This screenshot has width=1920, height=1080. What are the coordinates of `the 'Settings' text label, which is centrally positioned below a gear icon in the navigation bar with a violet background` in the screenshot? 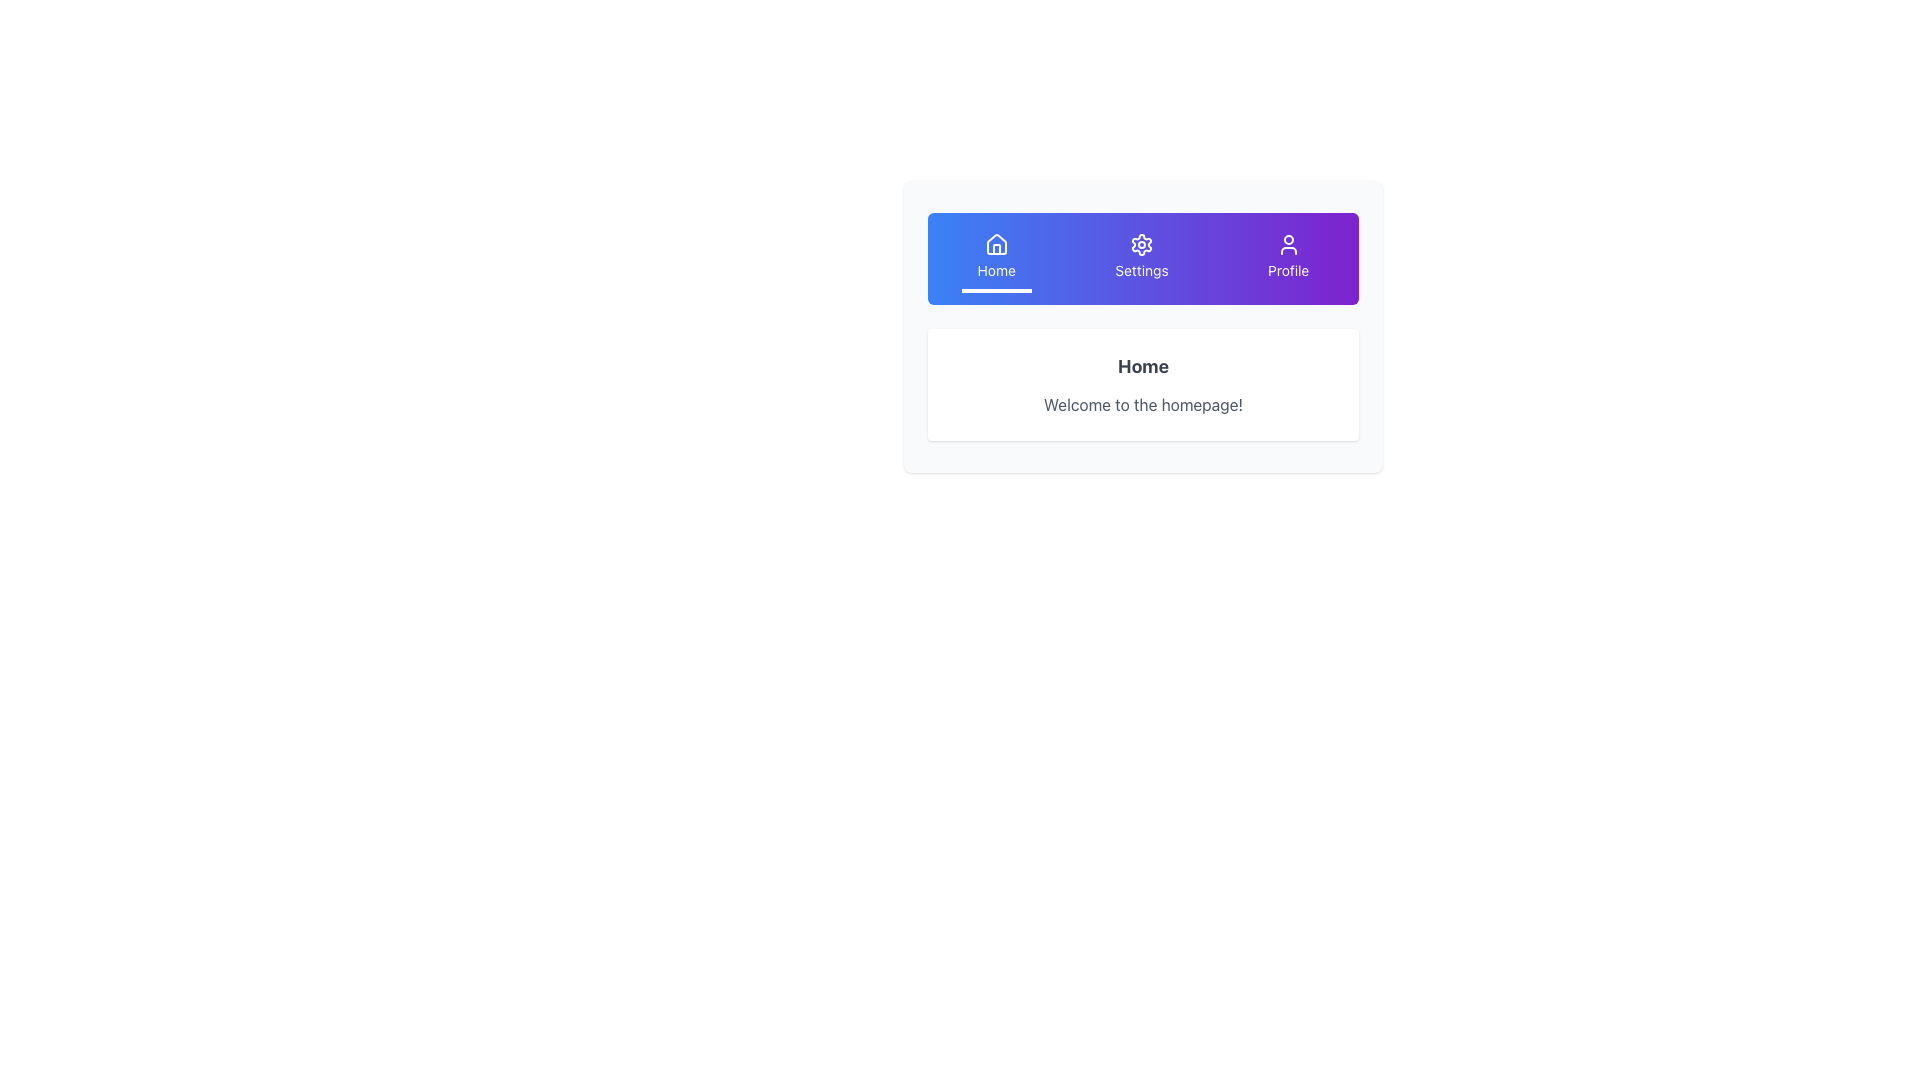 It's located at (1142, 270).